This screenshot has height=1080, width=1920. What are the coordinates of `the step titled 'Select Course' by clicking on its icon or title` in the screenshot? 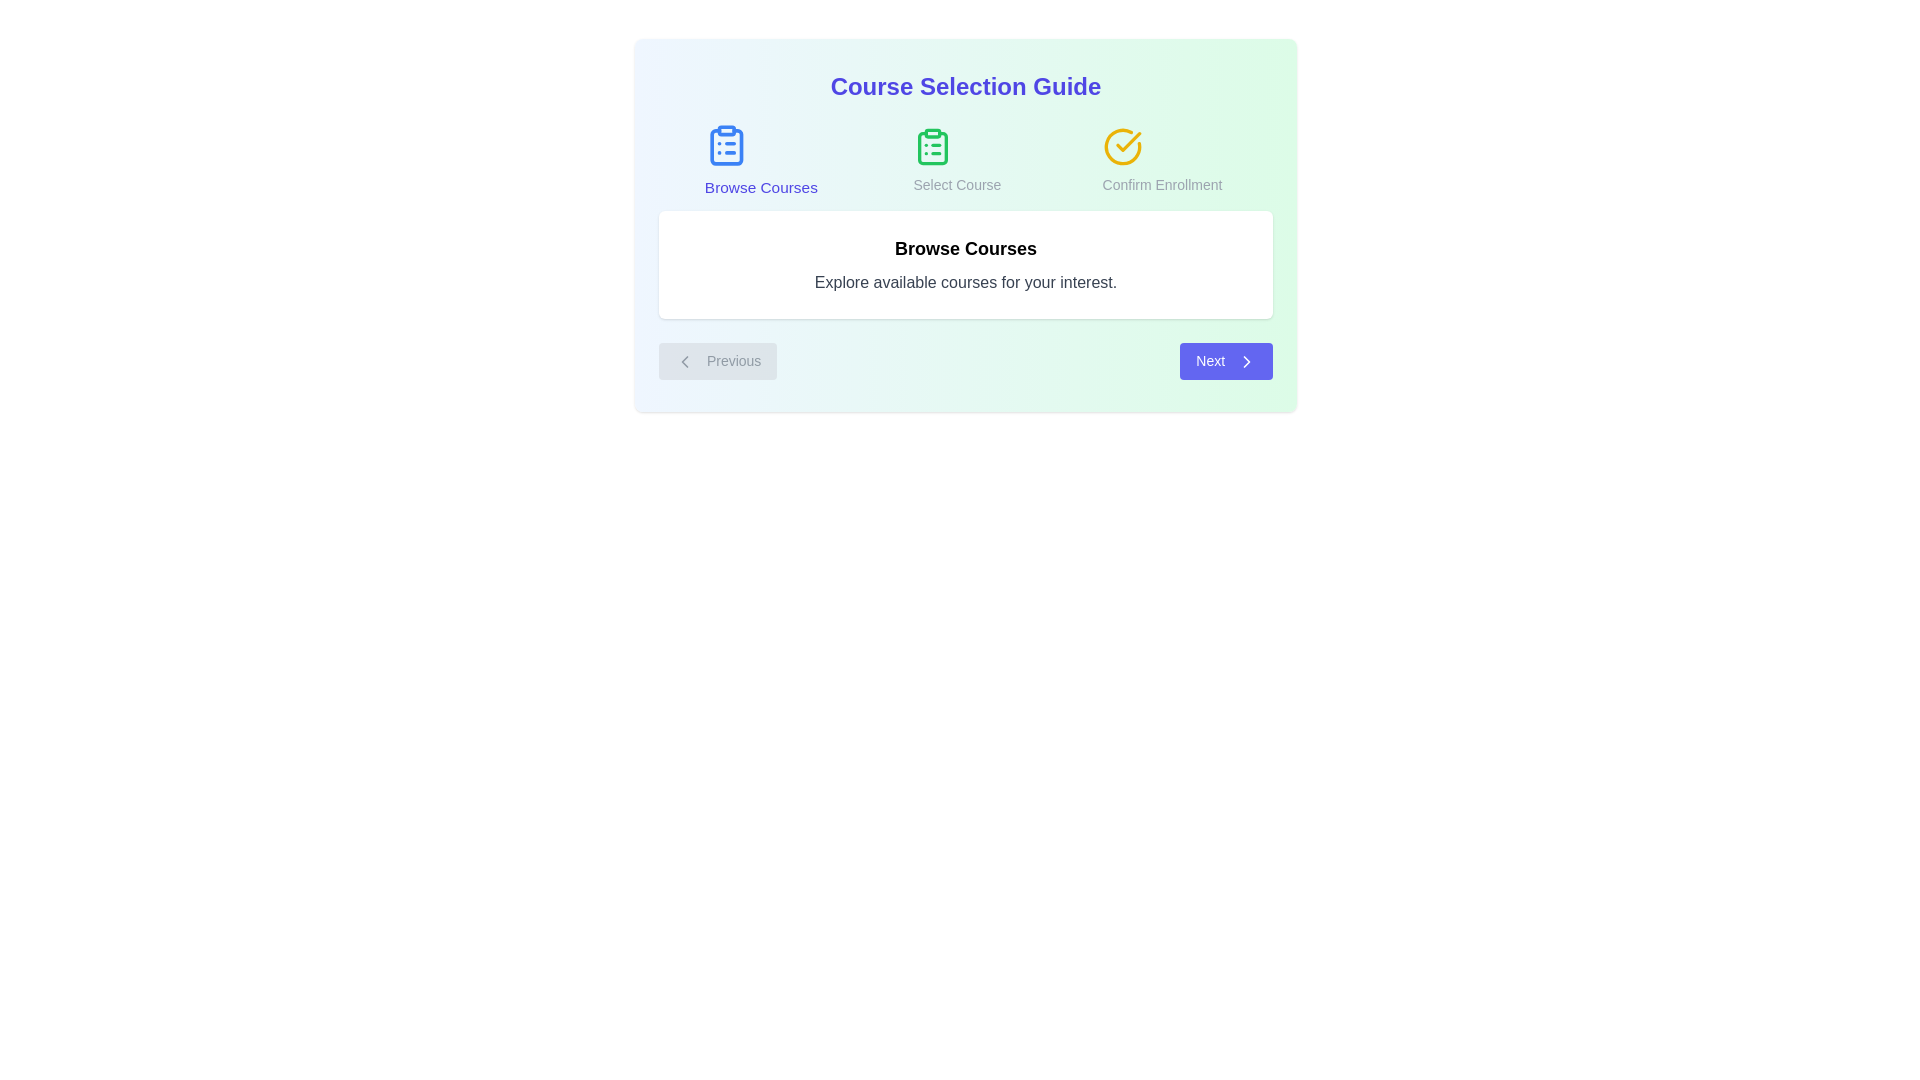 It's located at (956, 160).